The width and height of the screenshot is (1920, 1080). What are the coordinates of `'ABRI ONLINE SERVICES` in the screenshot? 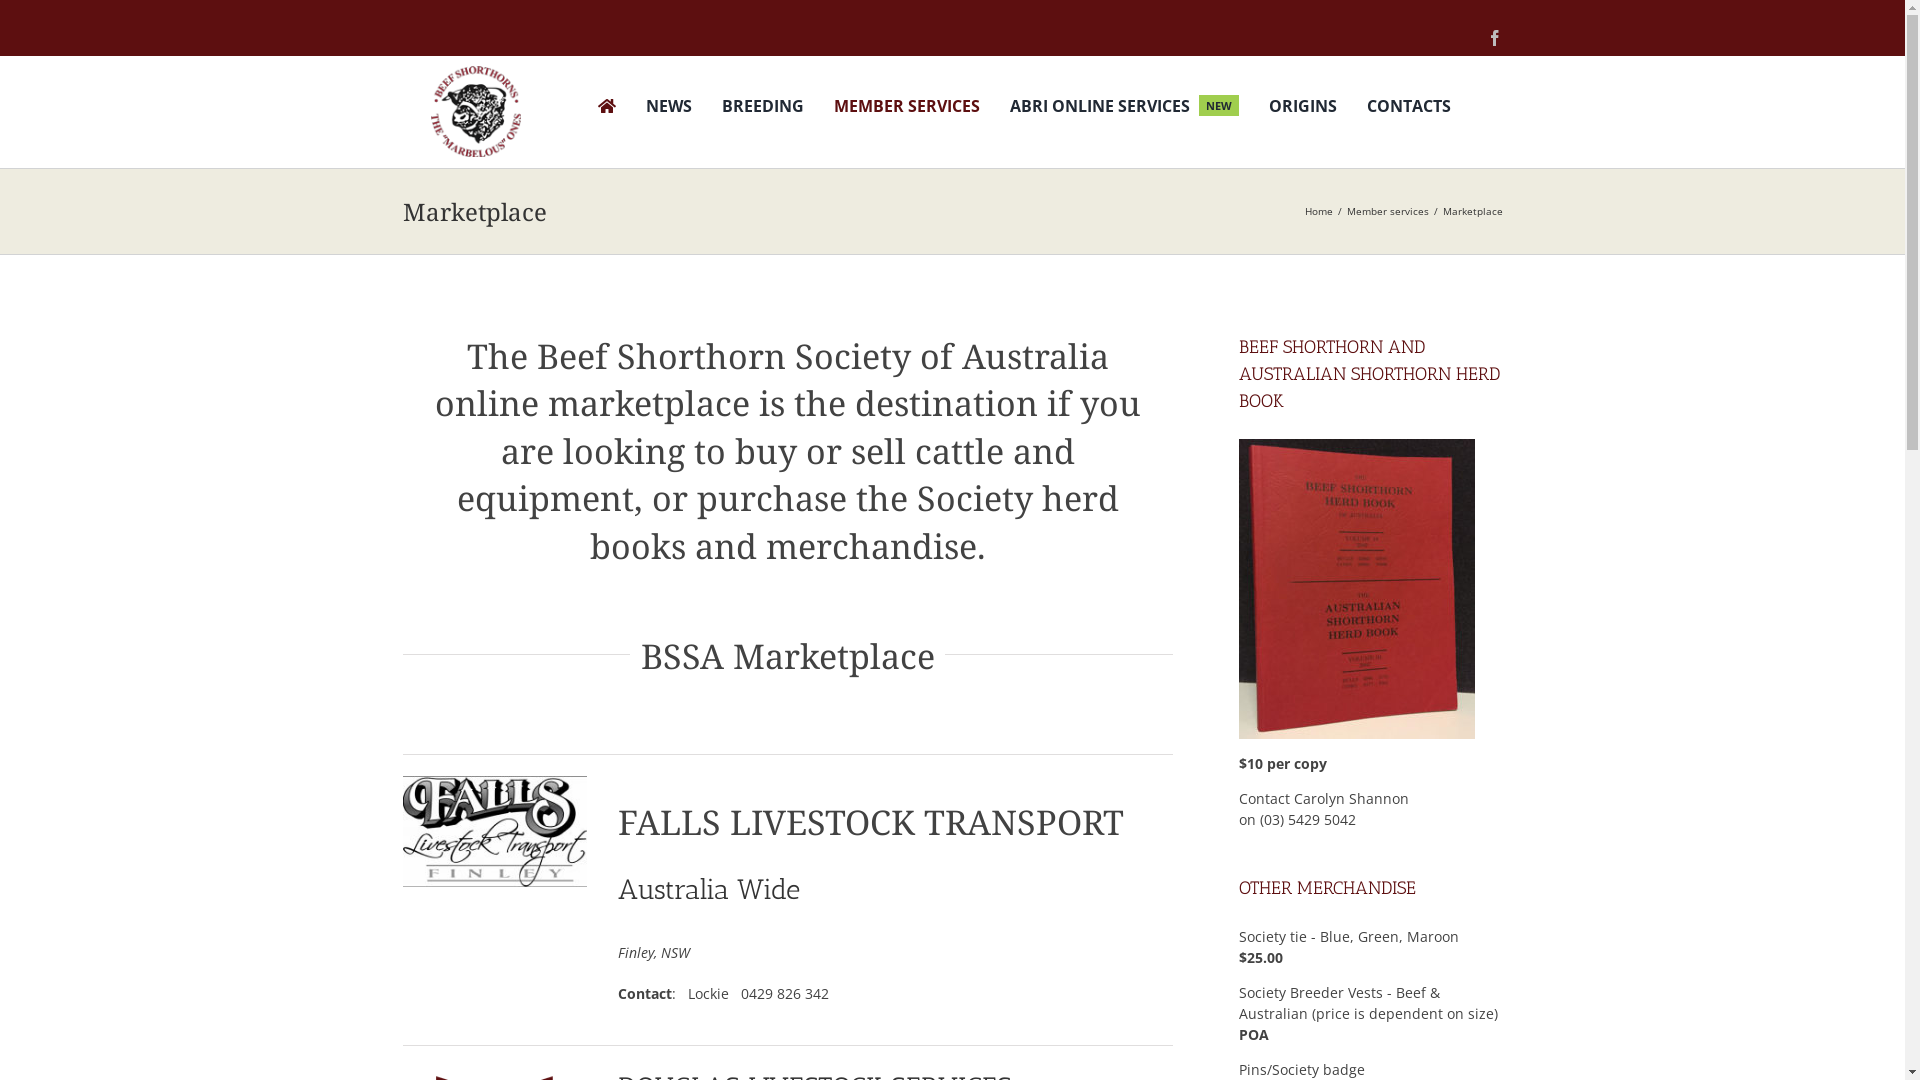 It's located at (1124, 108).